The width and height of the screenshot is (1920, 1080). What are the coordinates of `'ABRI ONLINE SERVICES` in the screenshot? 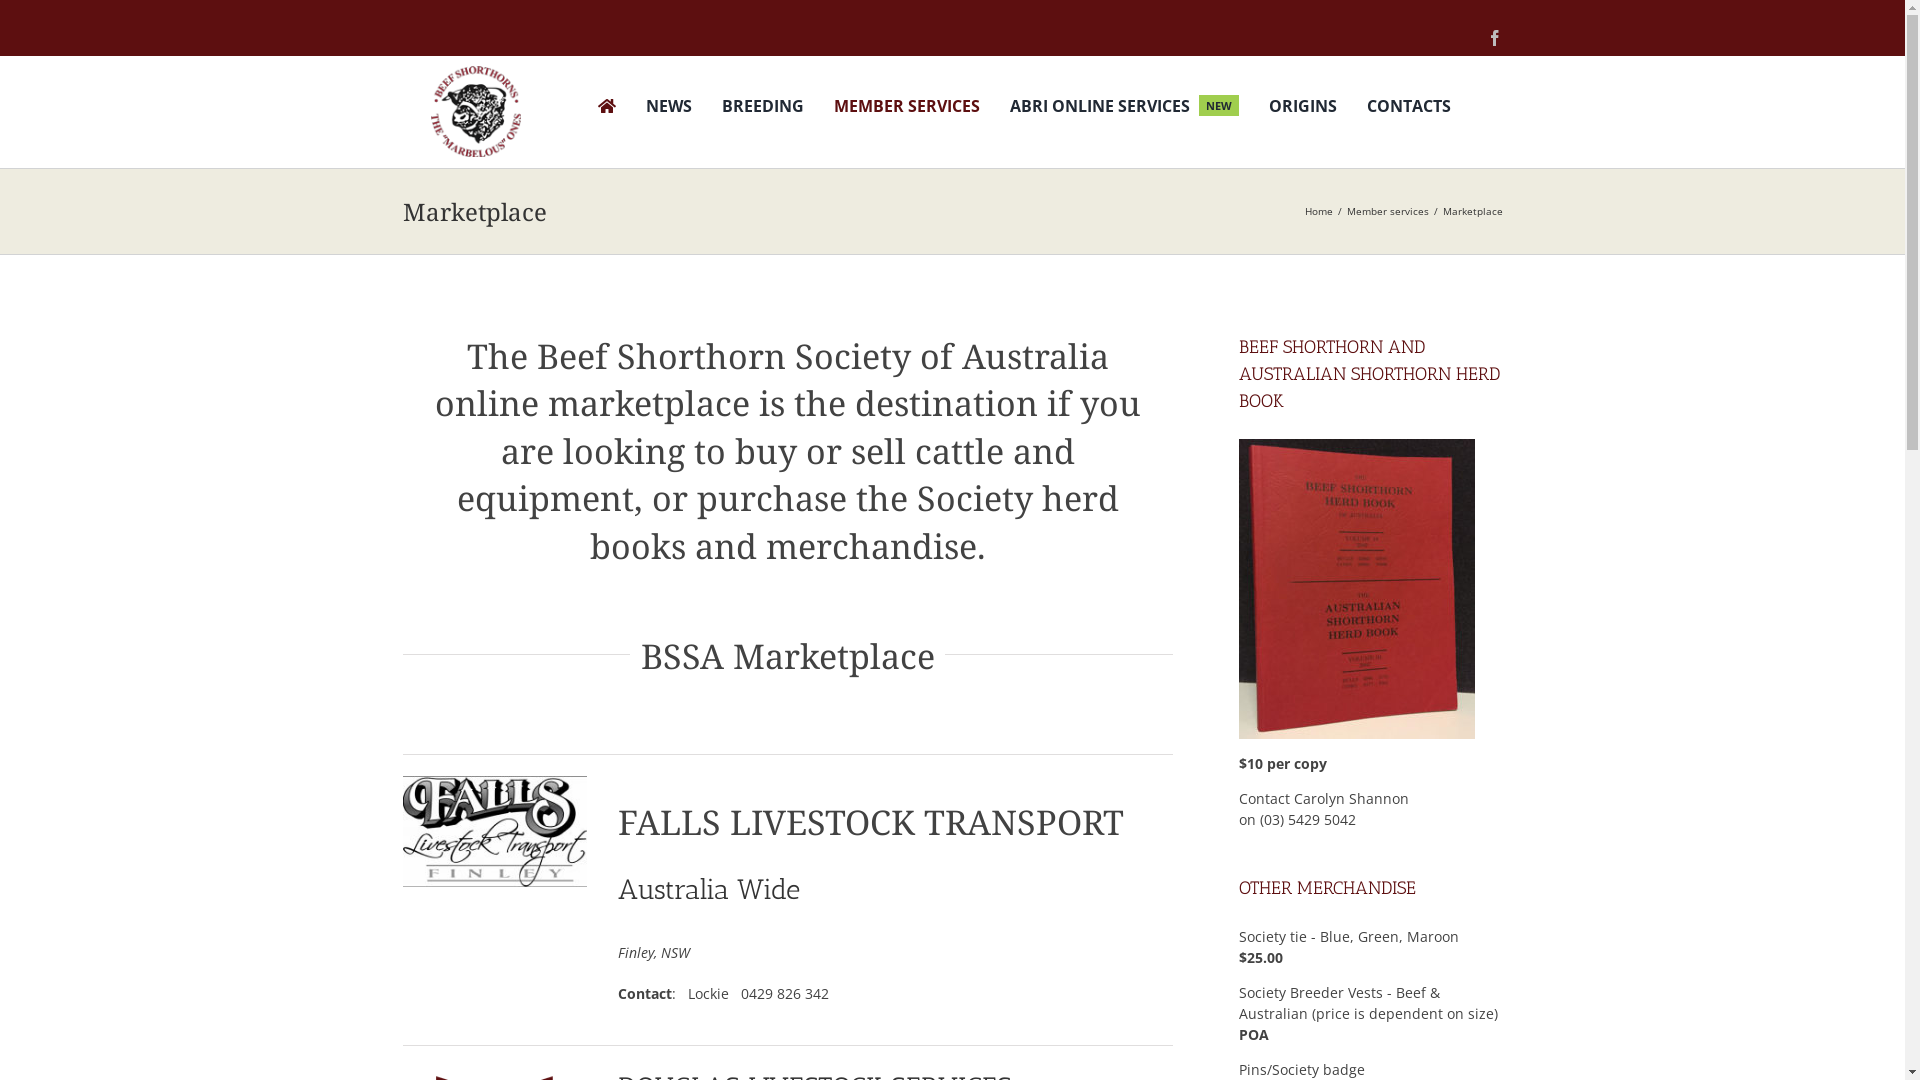 It's located at (1124, 108).